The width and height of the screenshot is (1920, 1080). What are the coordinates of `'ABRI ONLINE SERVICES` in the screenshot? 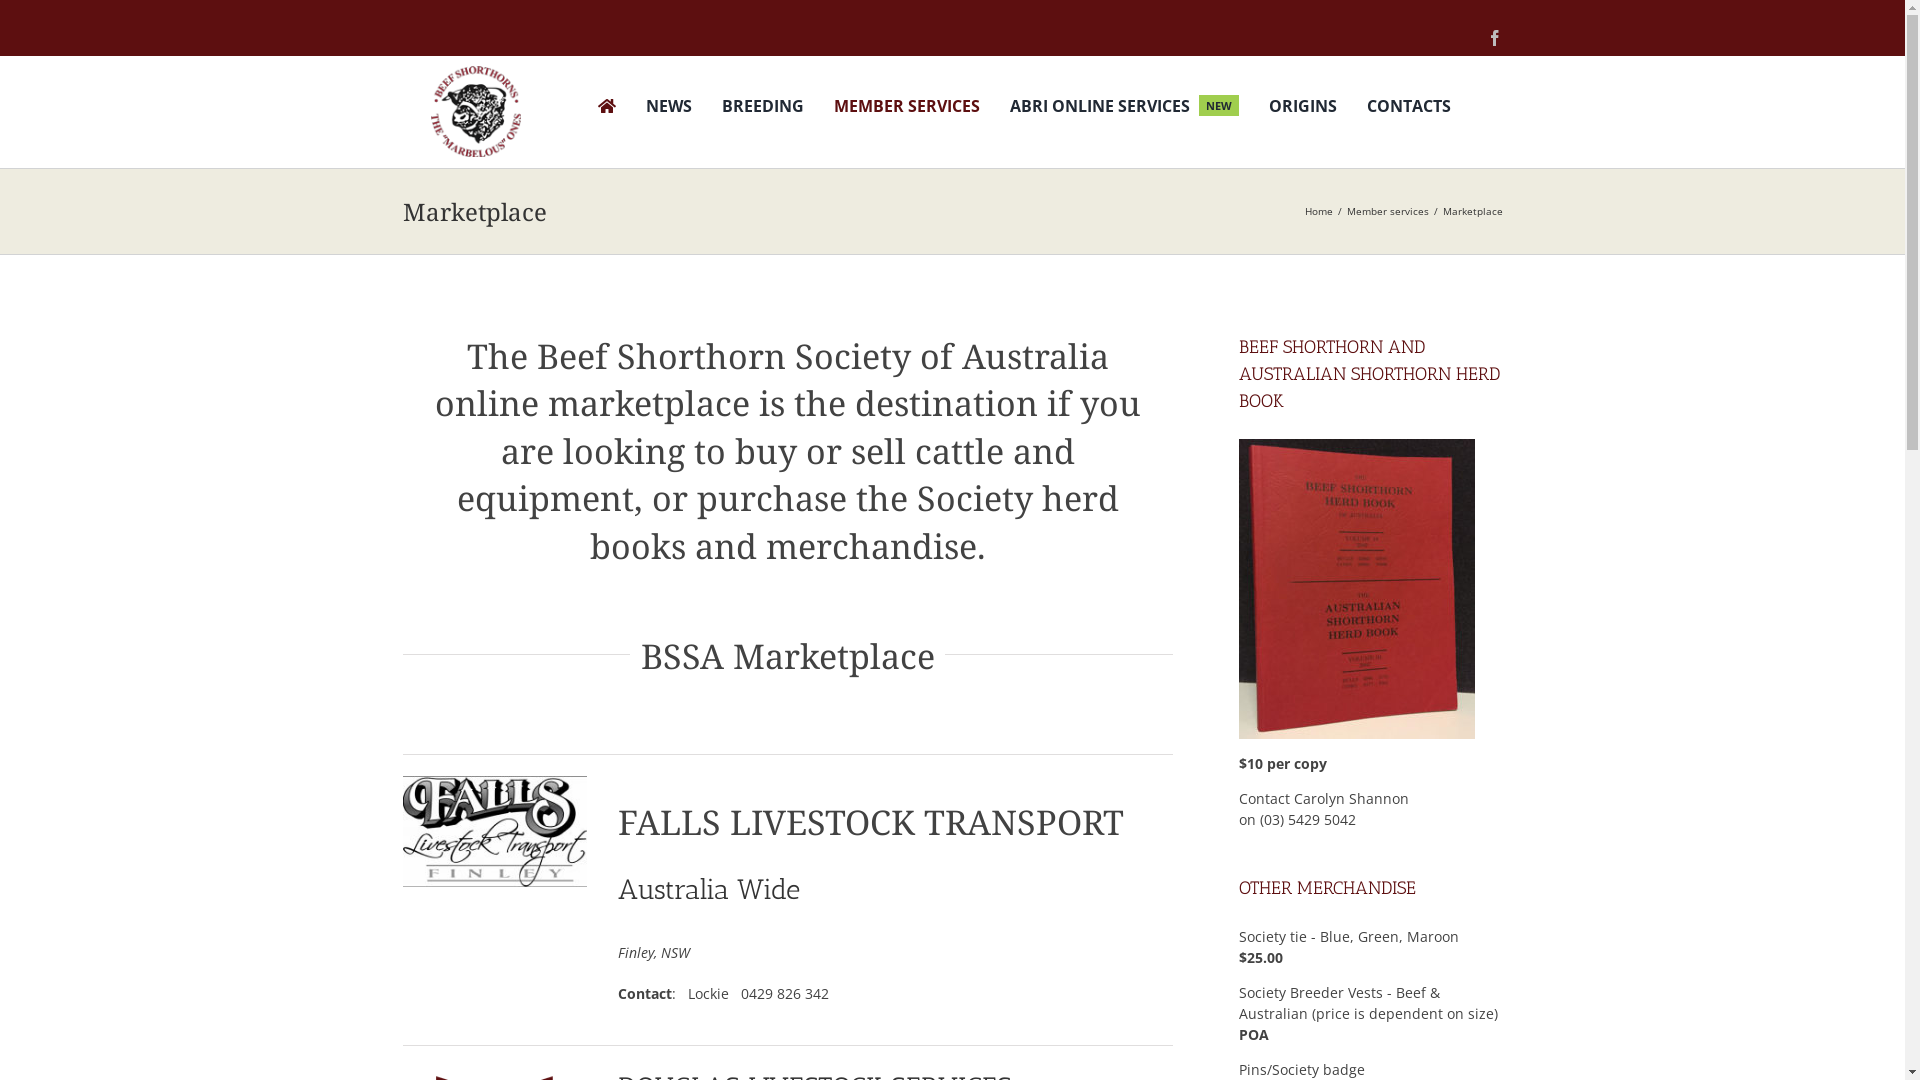 It's located at (1124, 108).